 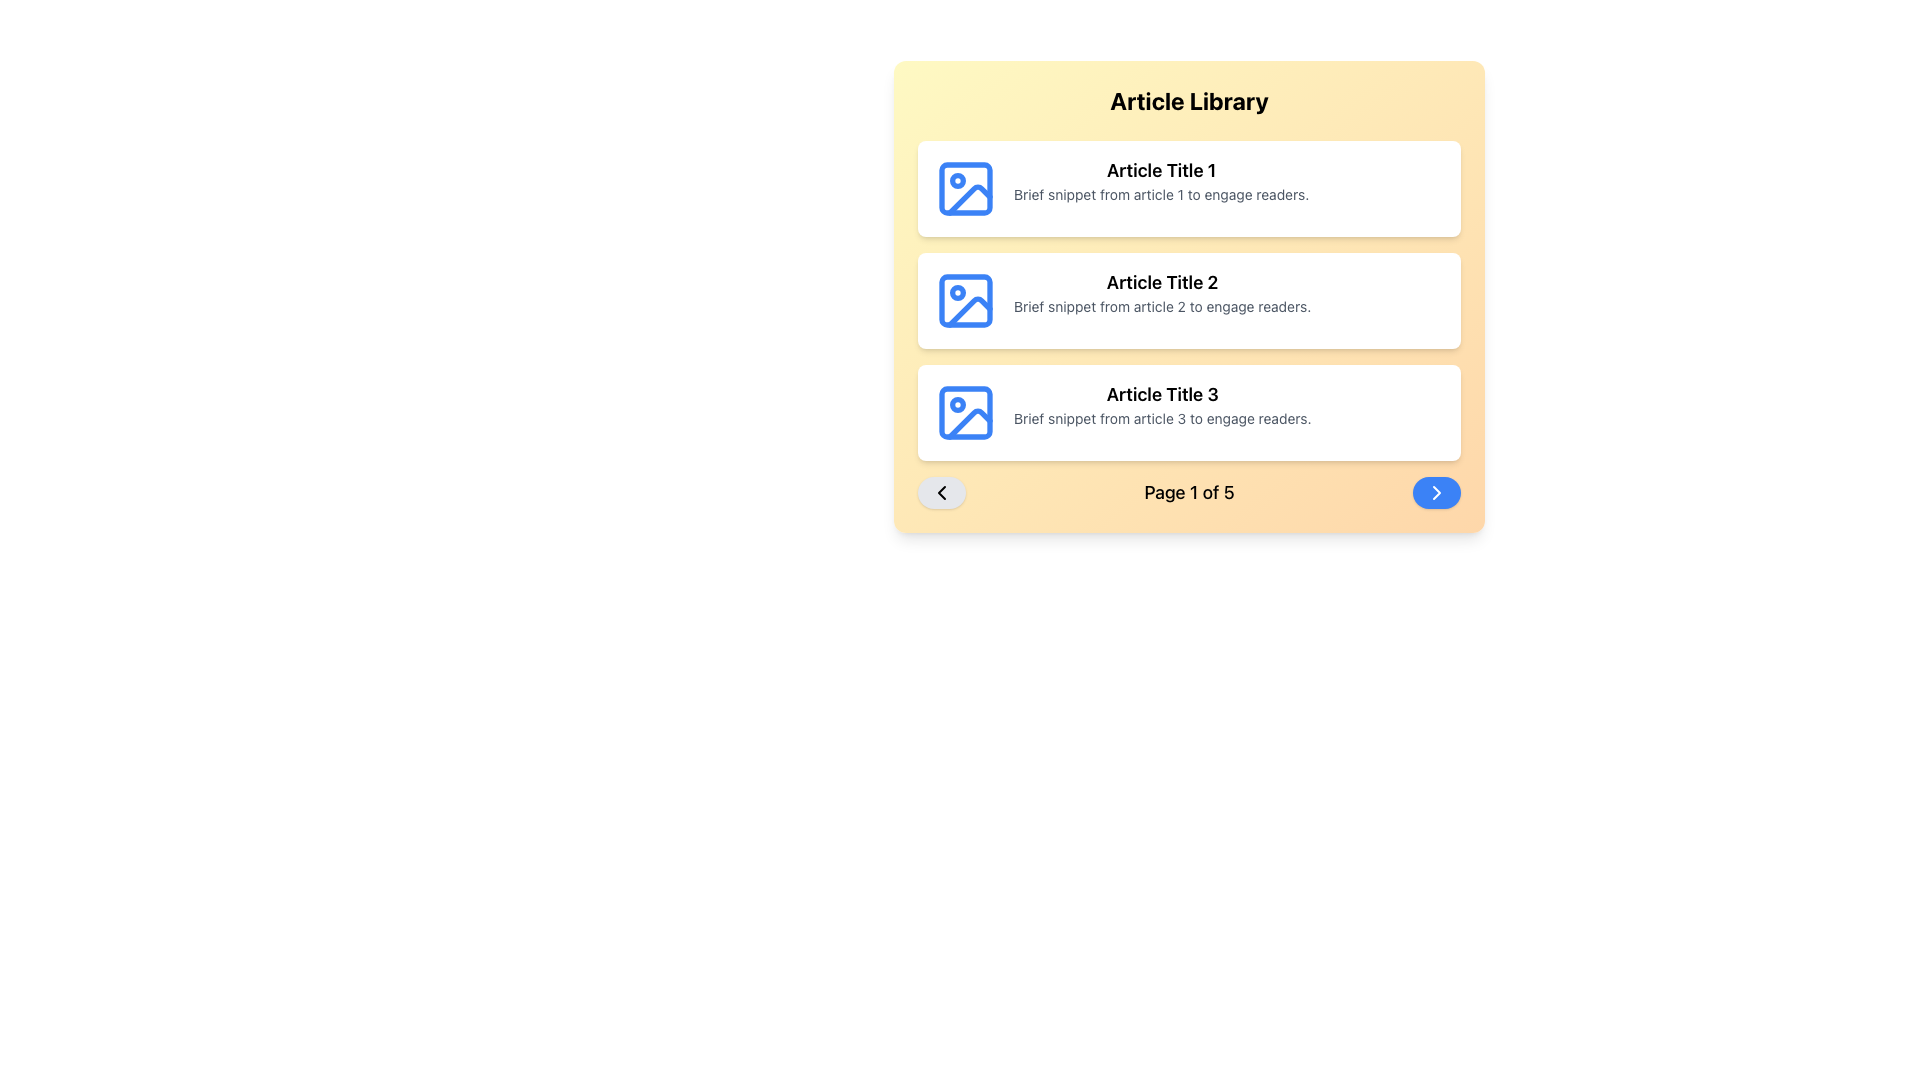 What do you see at coordinates (1189, 189) in the screenshot?
I see `the first card in the 'Article Library'` at bounding box center [1189, 189].